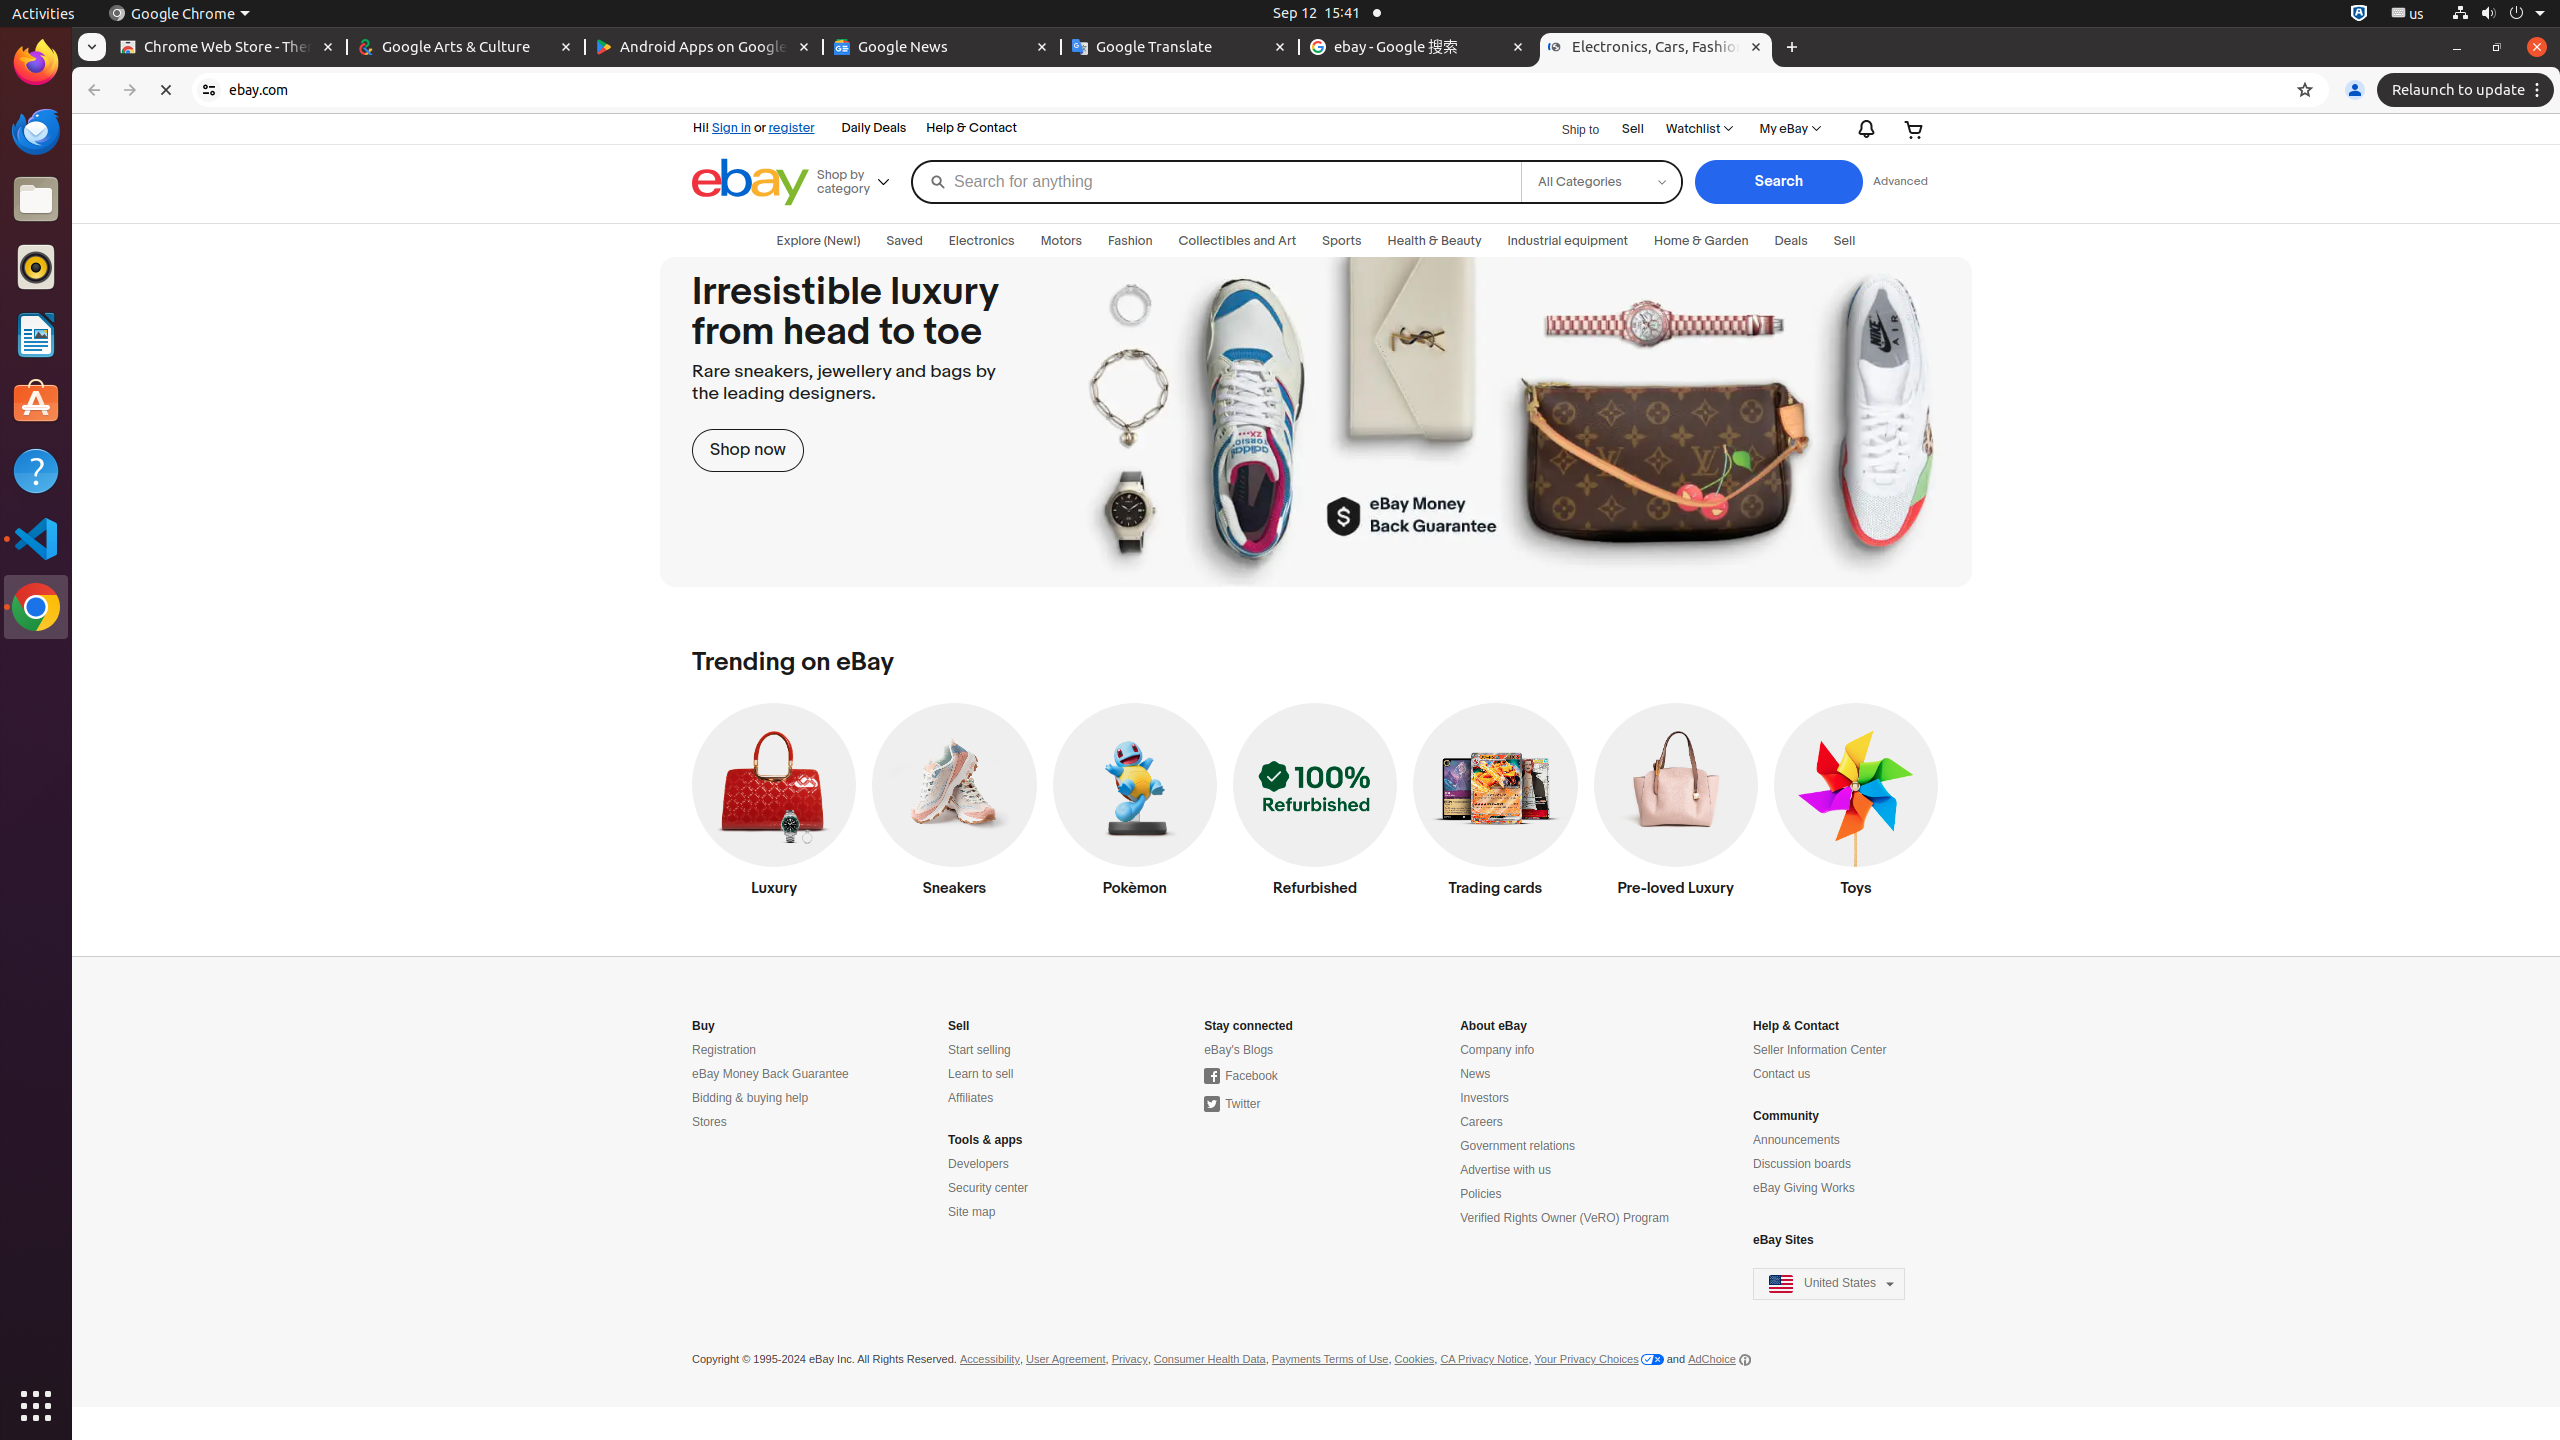 This screenshot has width=2560, height=1440. I want to click on 'About eBay', so click(1492, 1026).